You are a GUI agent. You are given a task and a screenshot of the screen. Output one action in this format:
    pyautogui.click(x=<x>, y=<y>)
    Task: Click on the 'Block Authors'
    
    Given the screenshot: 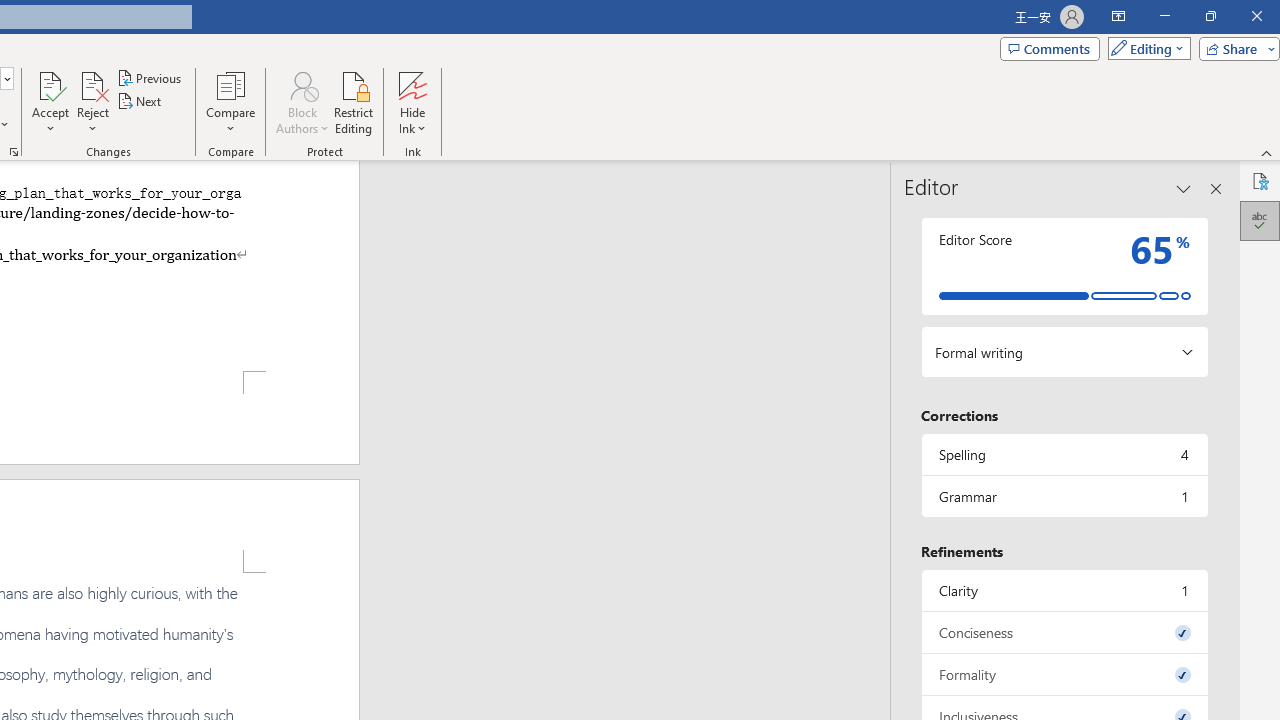 What is the action you would take?
    pyautogui.click(x=301, y=84)
    